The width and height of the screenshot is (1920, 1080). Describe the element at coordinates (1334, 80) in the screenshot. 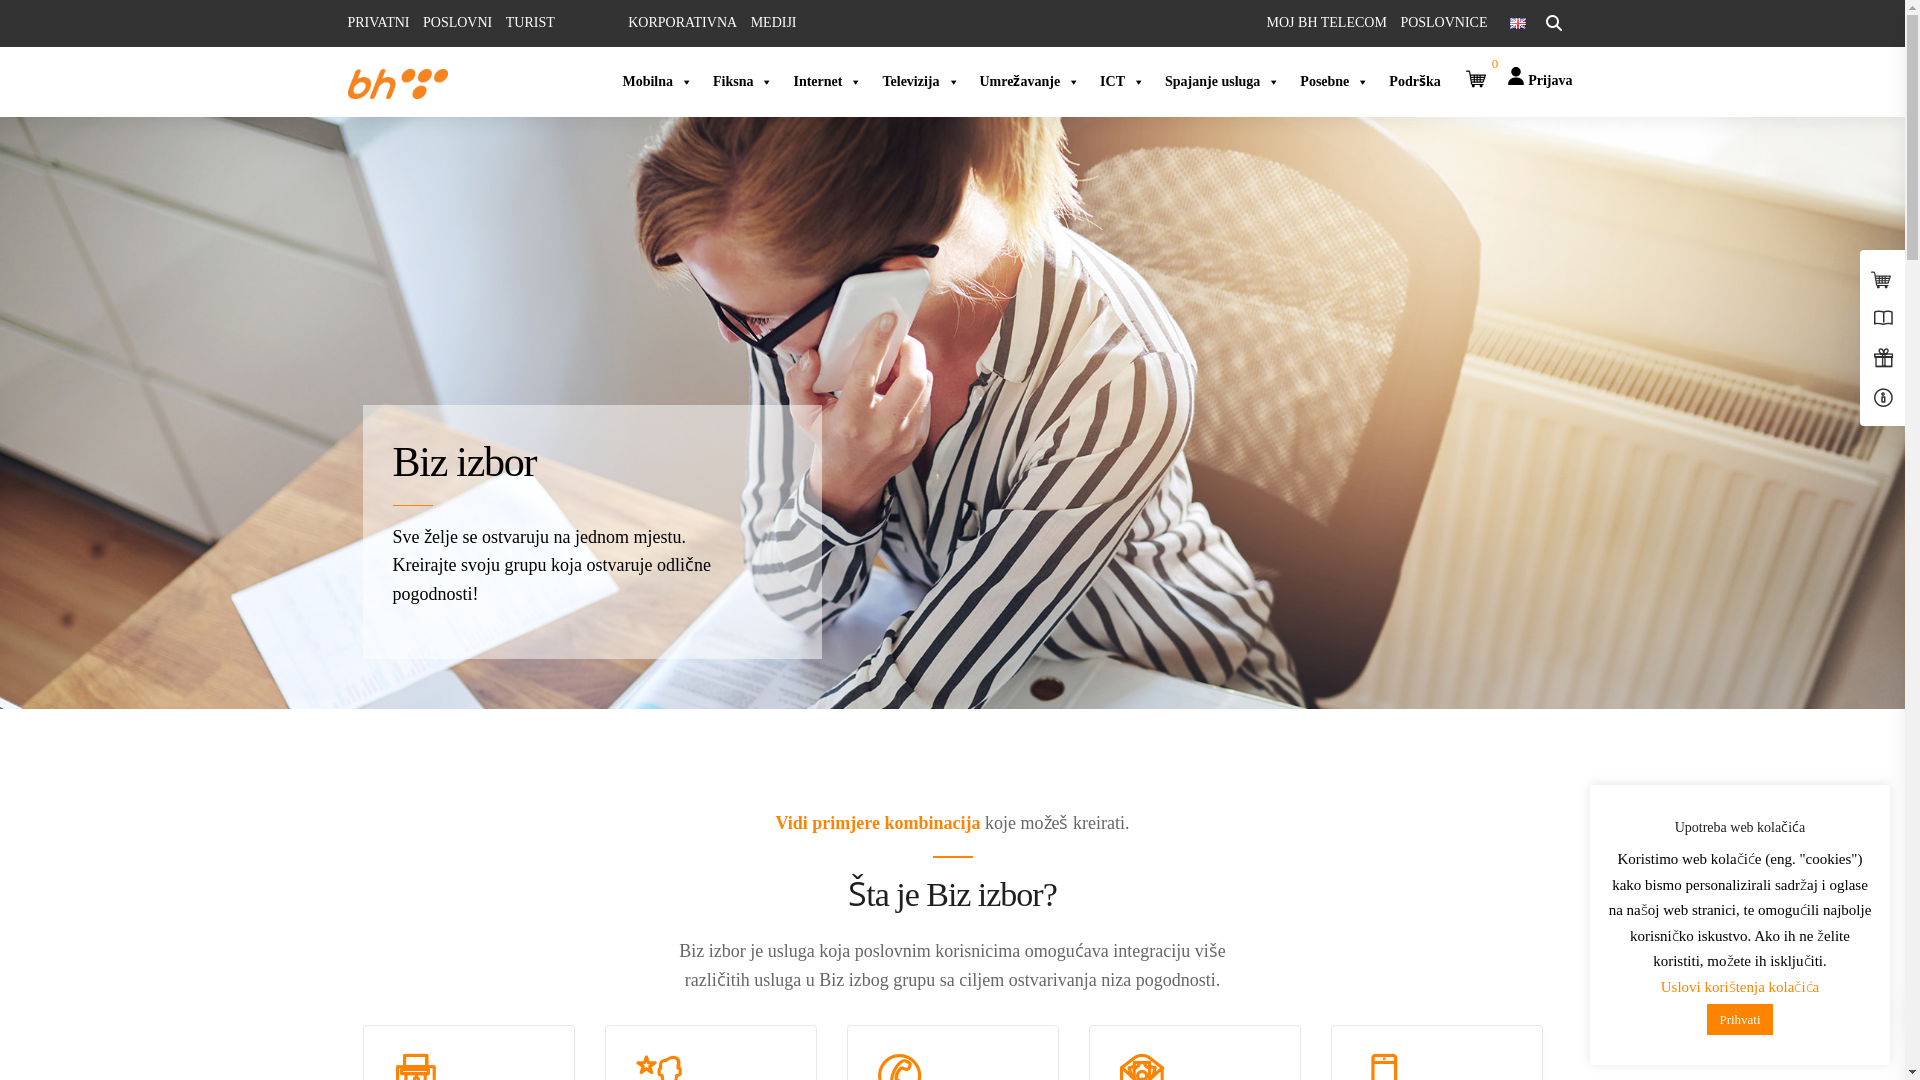

I see `'Posebne'` at that location.